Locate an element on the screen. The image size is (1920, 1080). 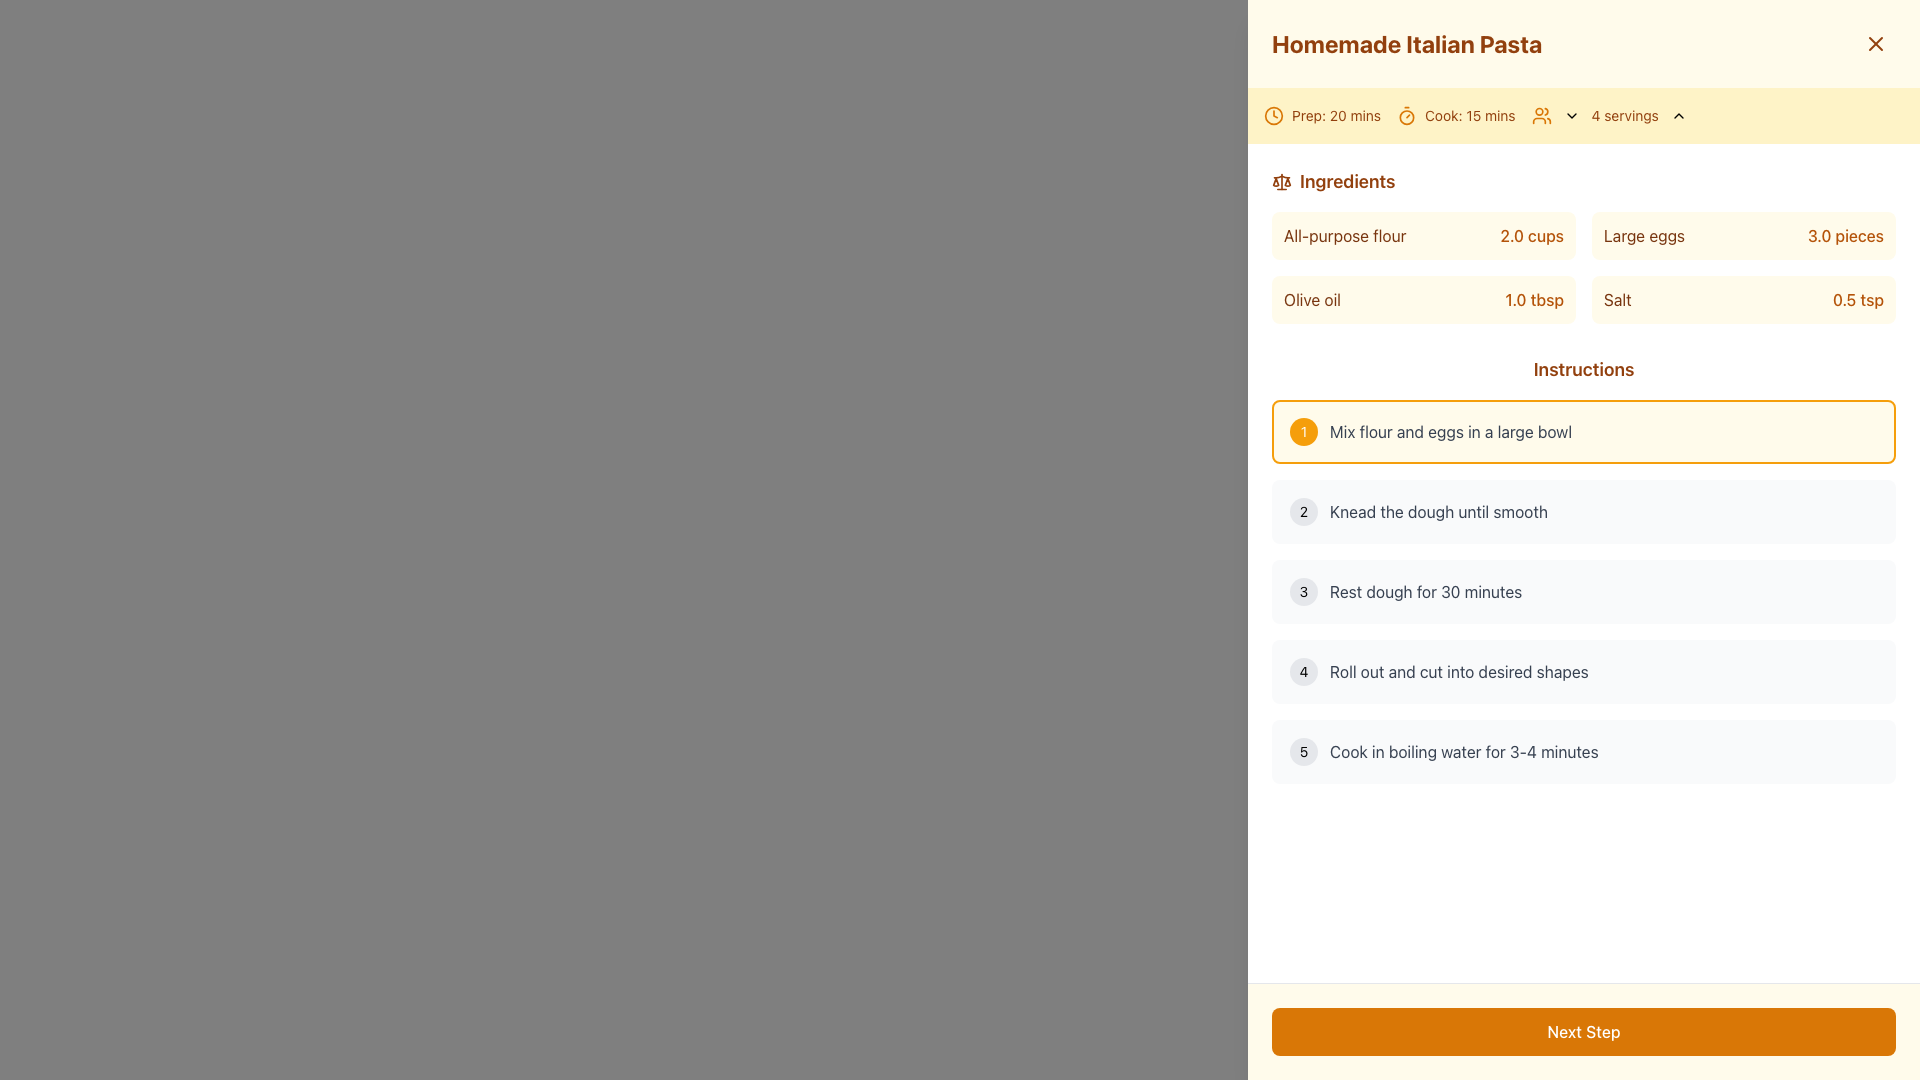
the text label 'Instructions' which is styled in bold amber color and serves as the heading for the list of instructions, located at the top of the instructions section is located at coordinates (1583, 370).